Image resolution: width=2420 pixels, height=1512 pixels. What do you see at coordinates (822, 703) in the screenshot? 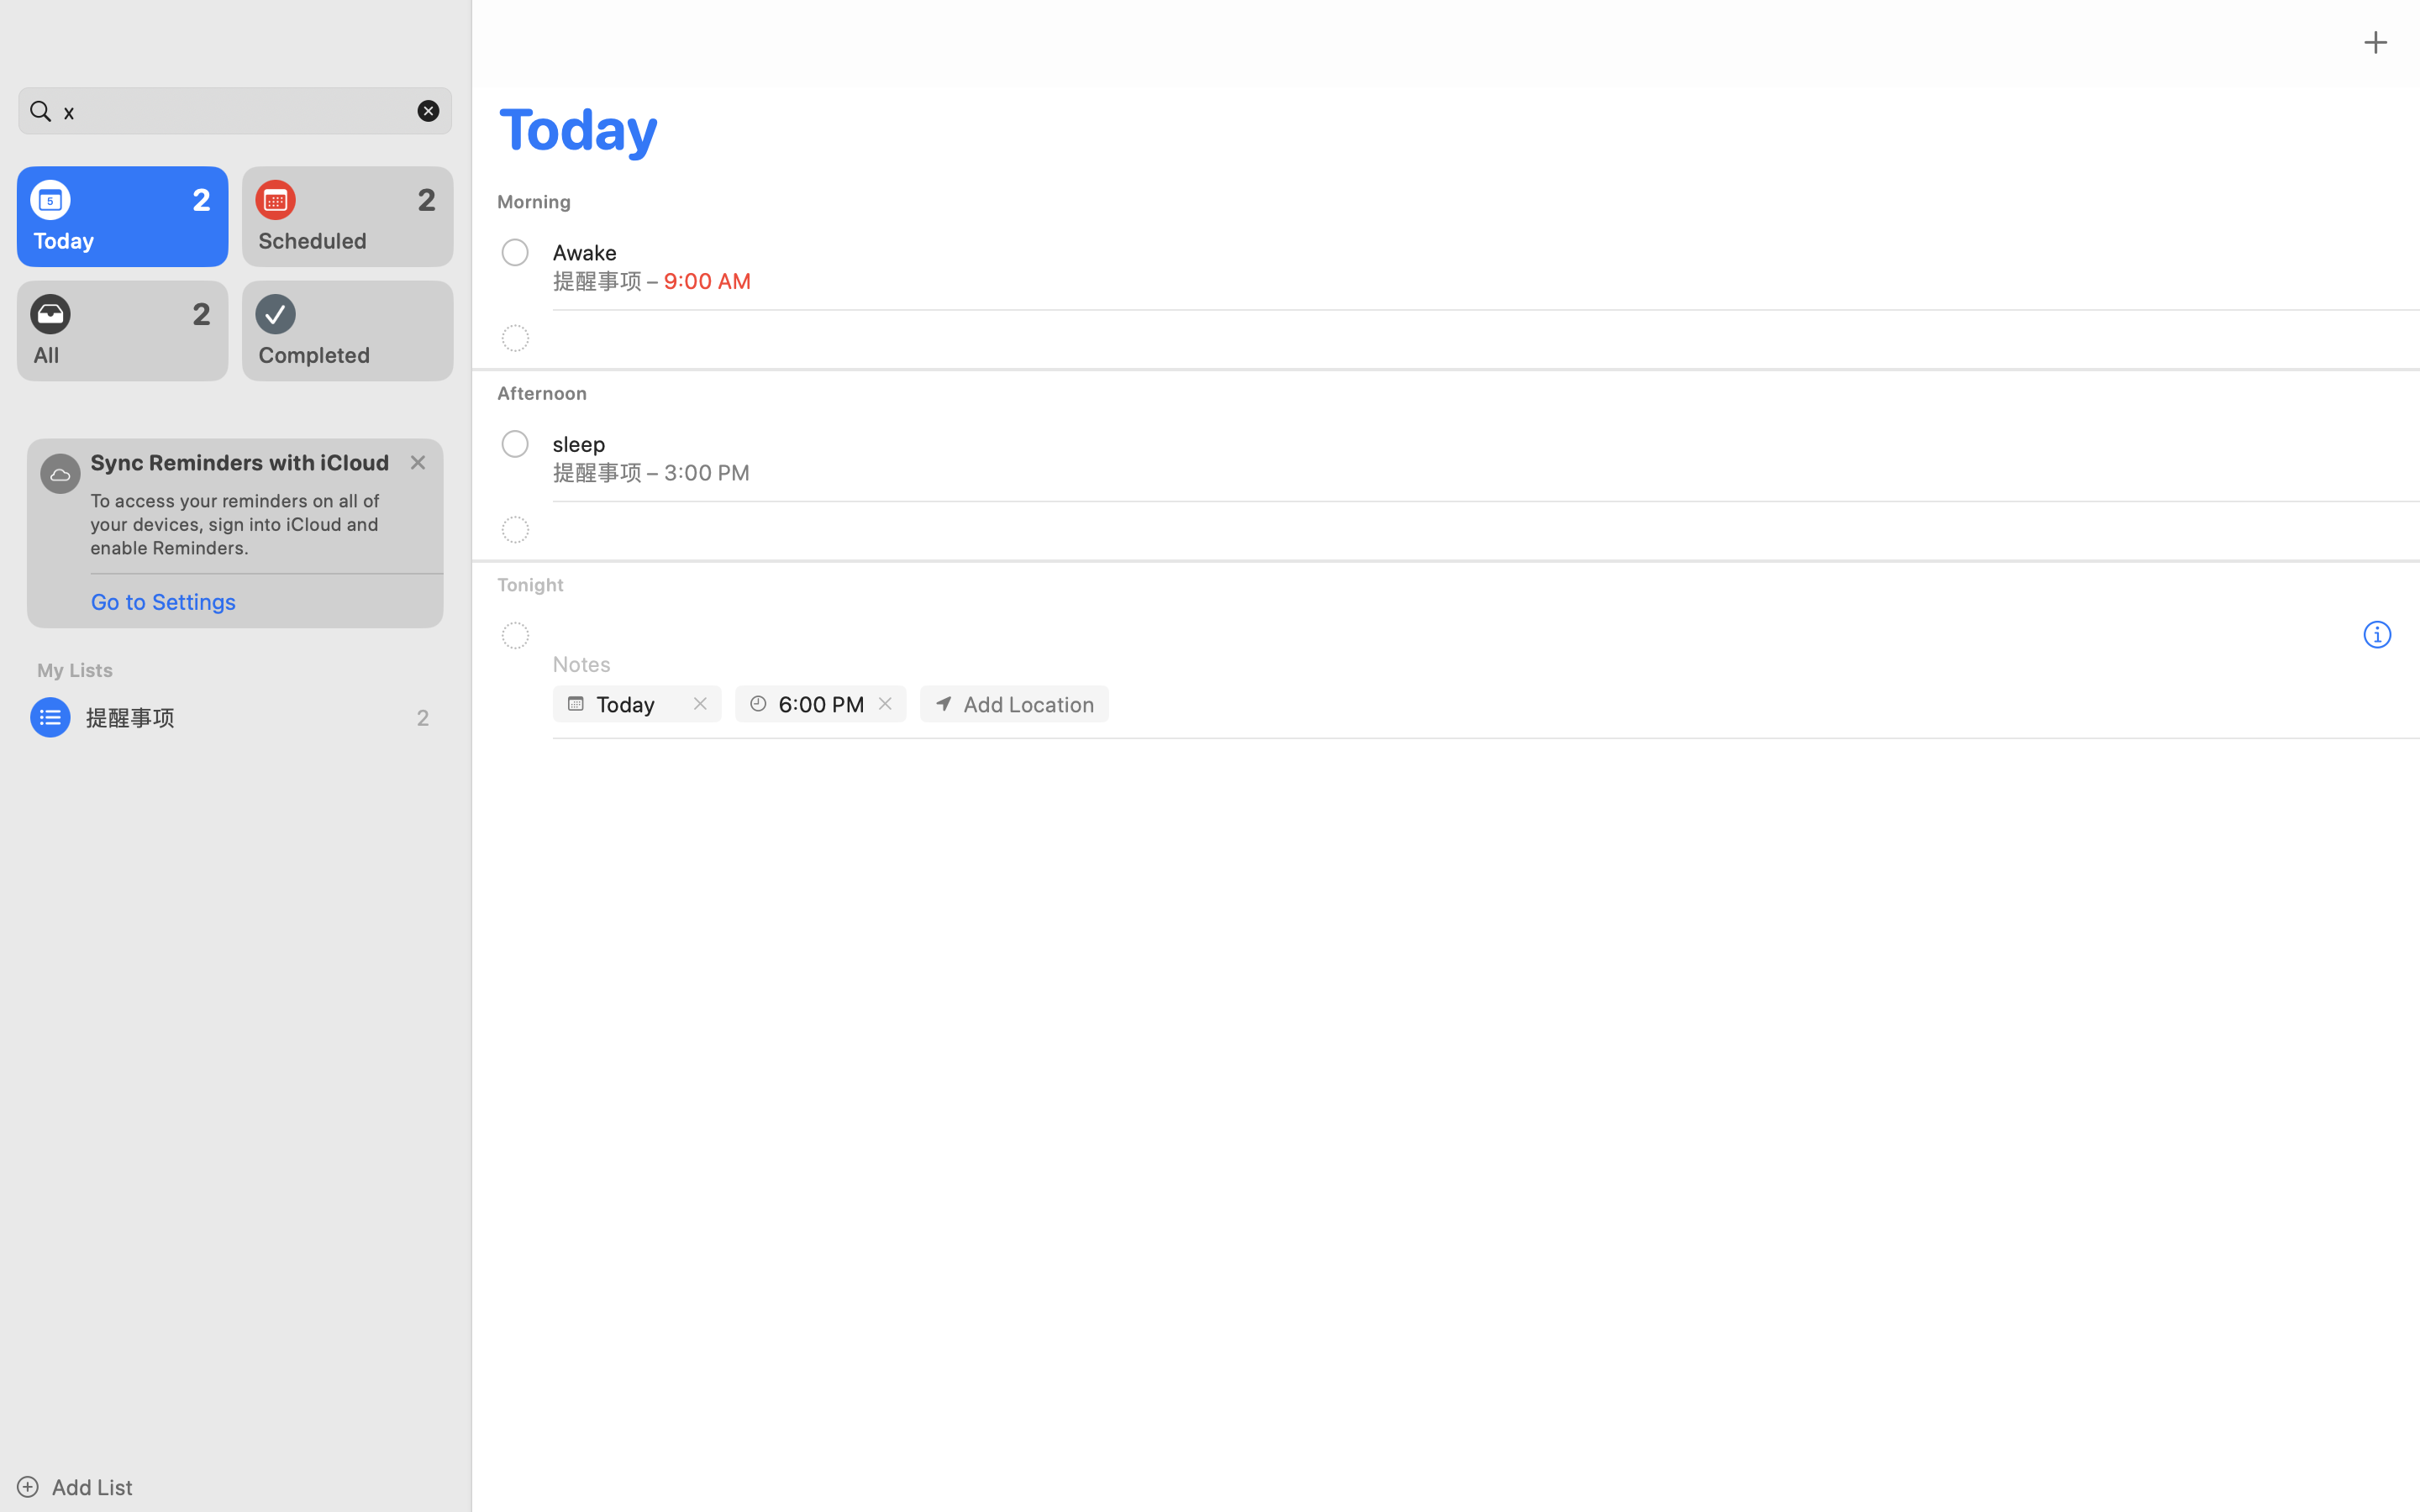
I see `'6:00 PM'` at bounding box center [822, 703].